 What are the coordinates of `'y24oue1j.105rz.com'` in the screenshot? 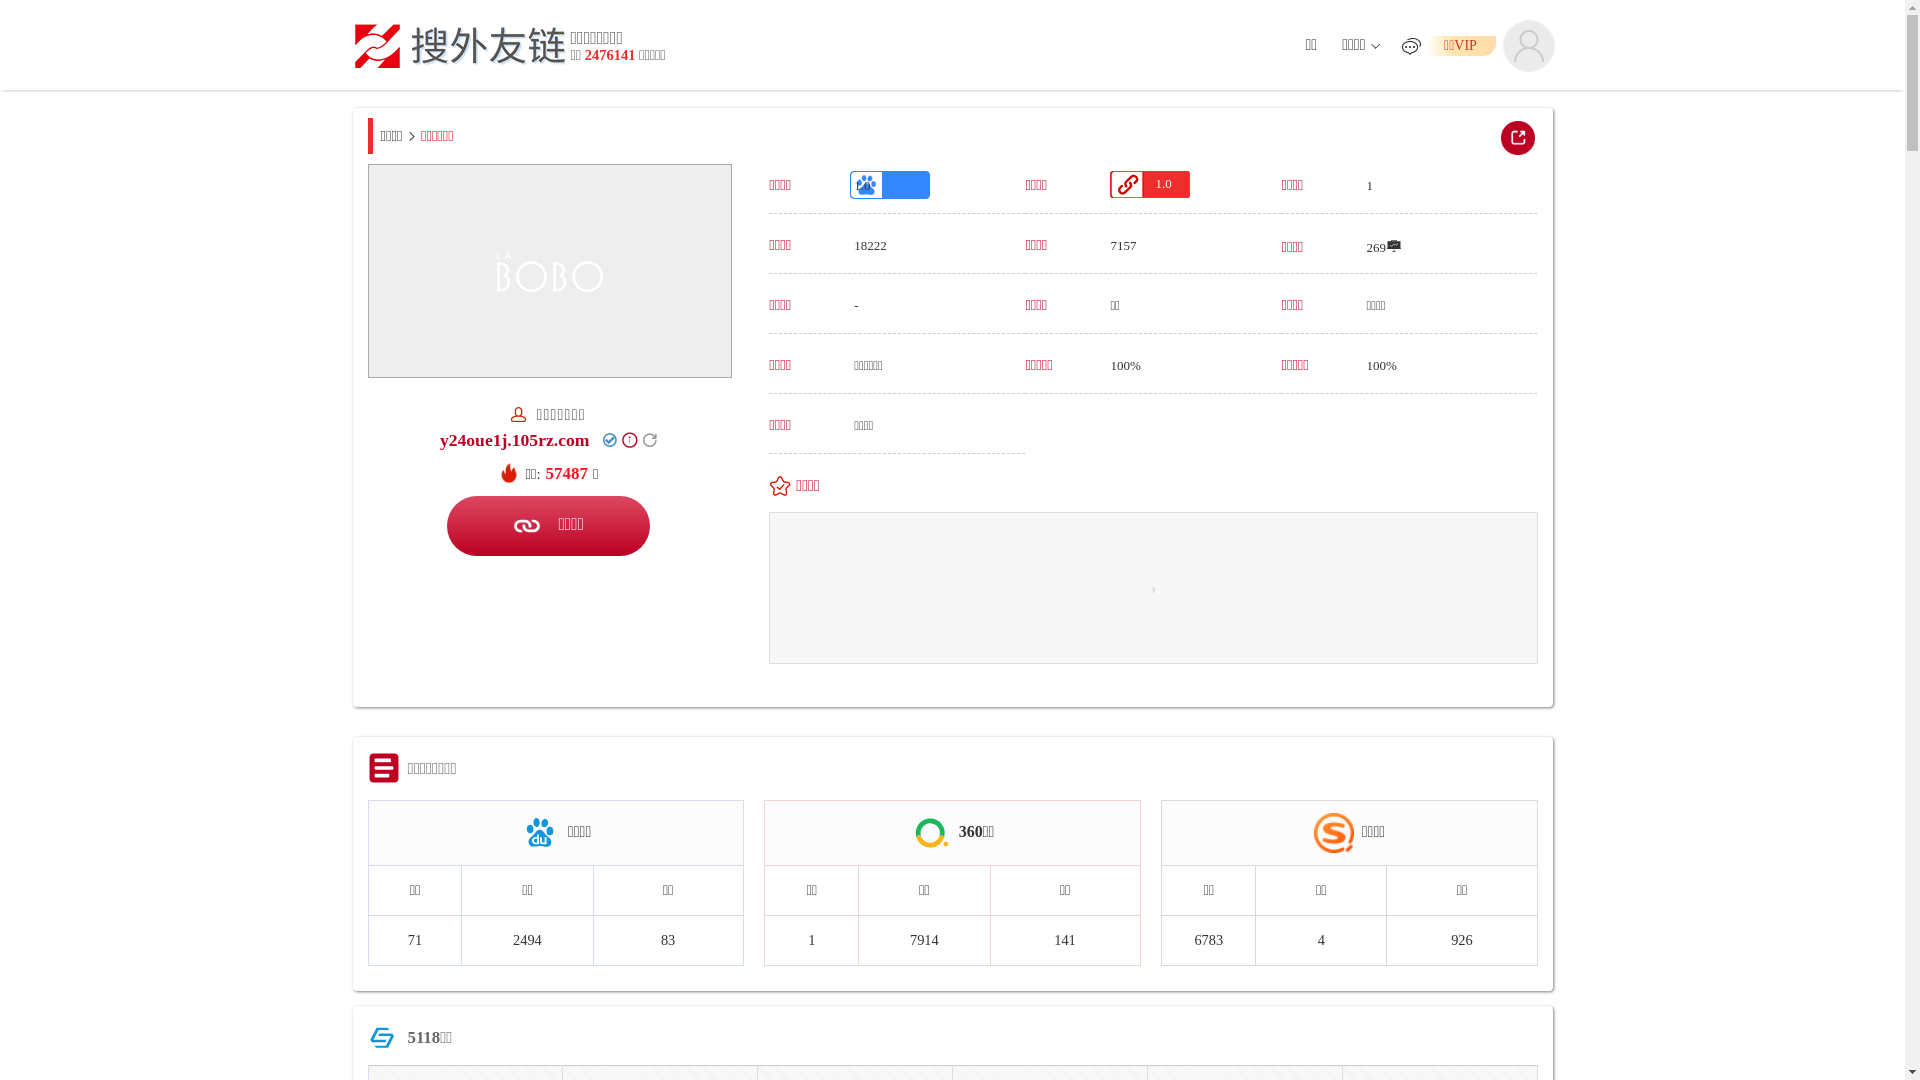 It's located at (514, 438).